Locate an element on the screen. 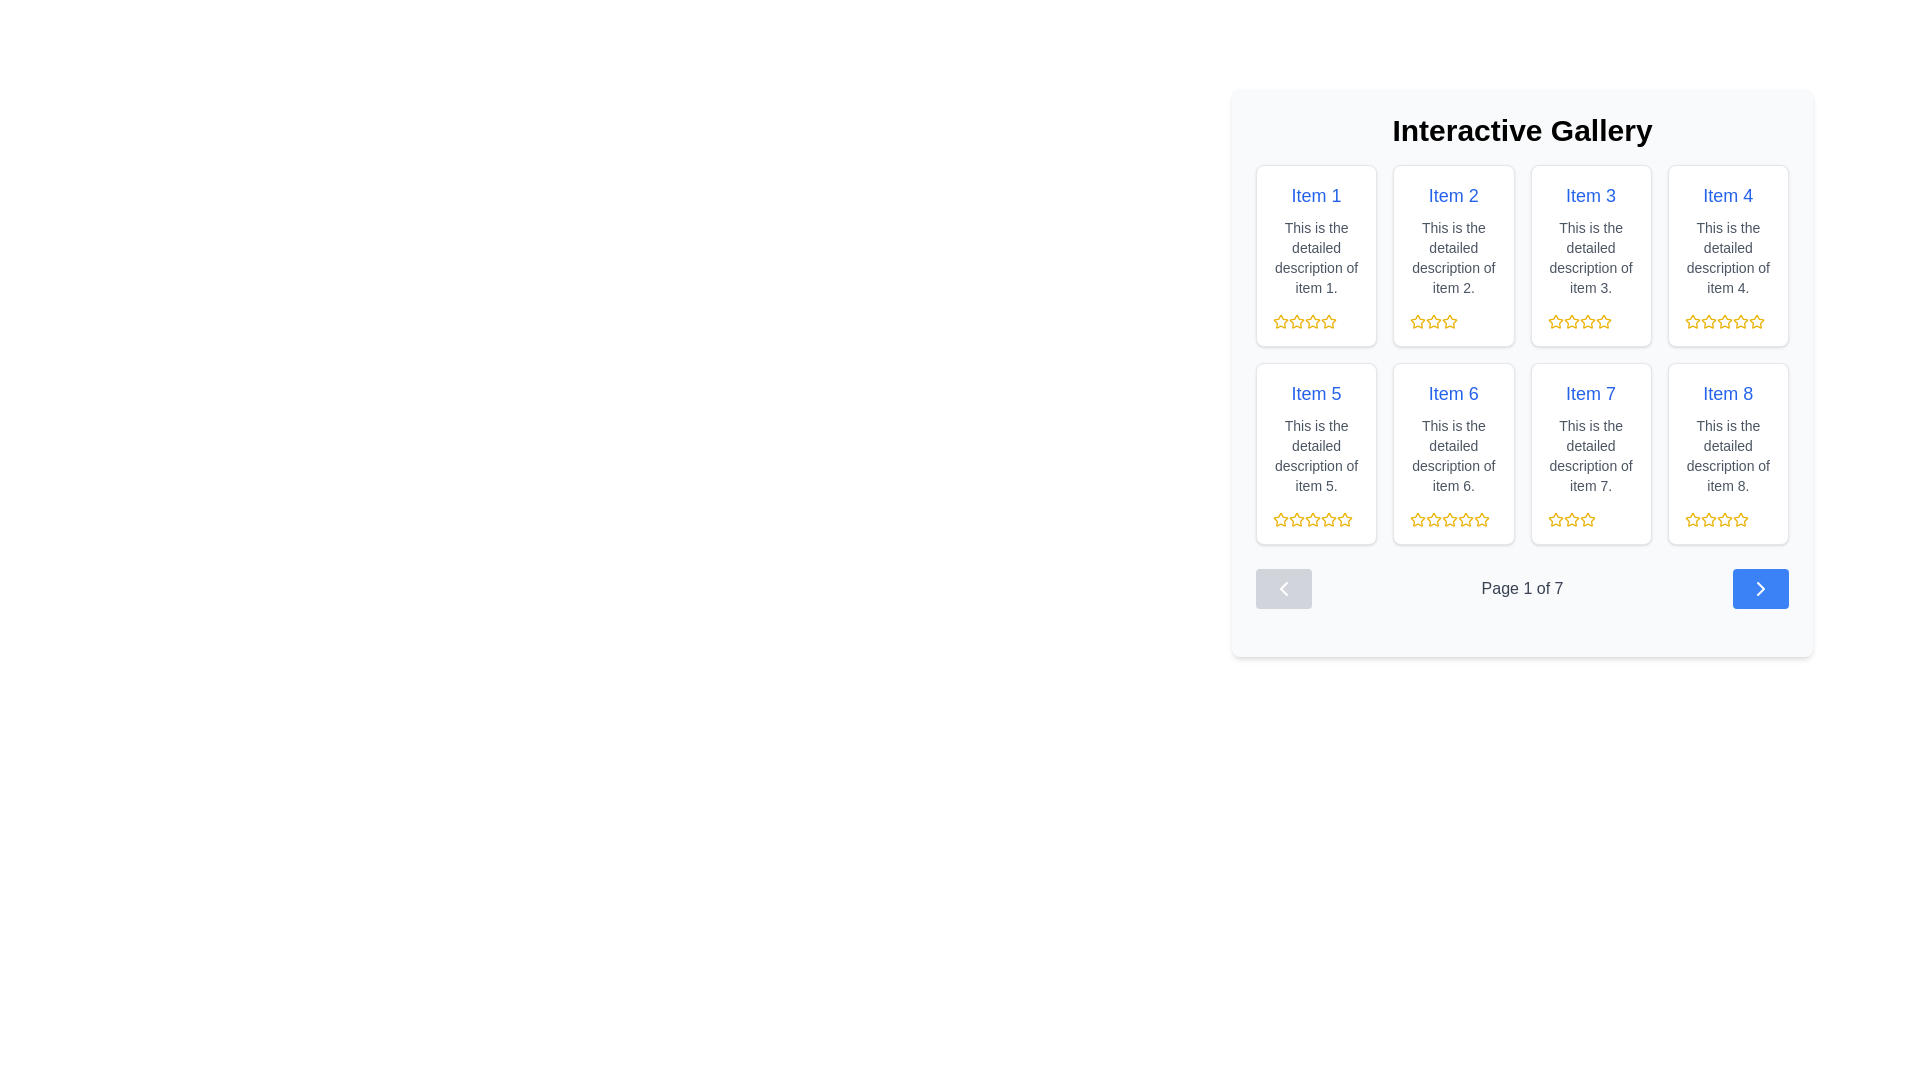 This screenshot has height=1080, width=1920. the first star icon in the rating section below the description of item 2, located inside the second card of the gallery layout is located at coordinates (1417, 320).